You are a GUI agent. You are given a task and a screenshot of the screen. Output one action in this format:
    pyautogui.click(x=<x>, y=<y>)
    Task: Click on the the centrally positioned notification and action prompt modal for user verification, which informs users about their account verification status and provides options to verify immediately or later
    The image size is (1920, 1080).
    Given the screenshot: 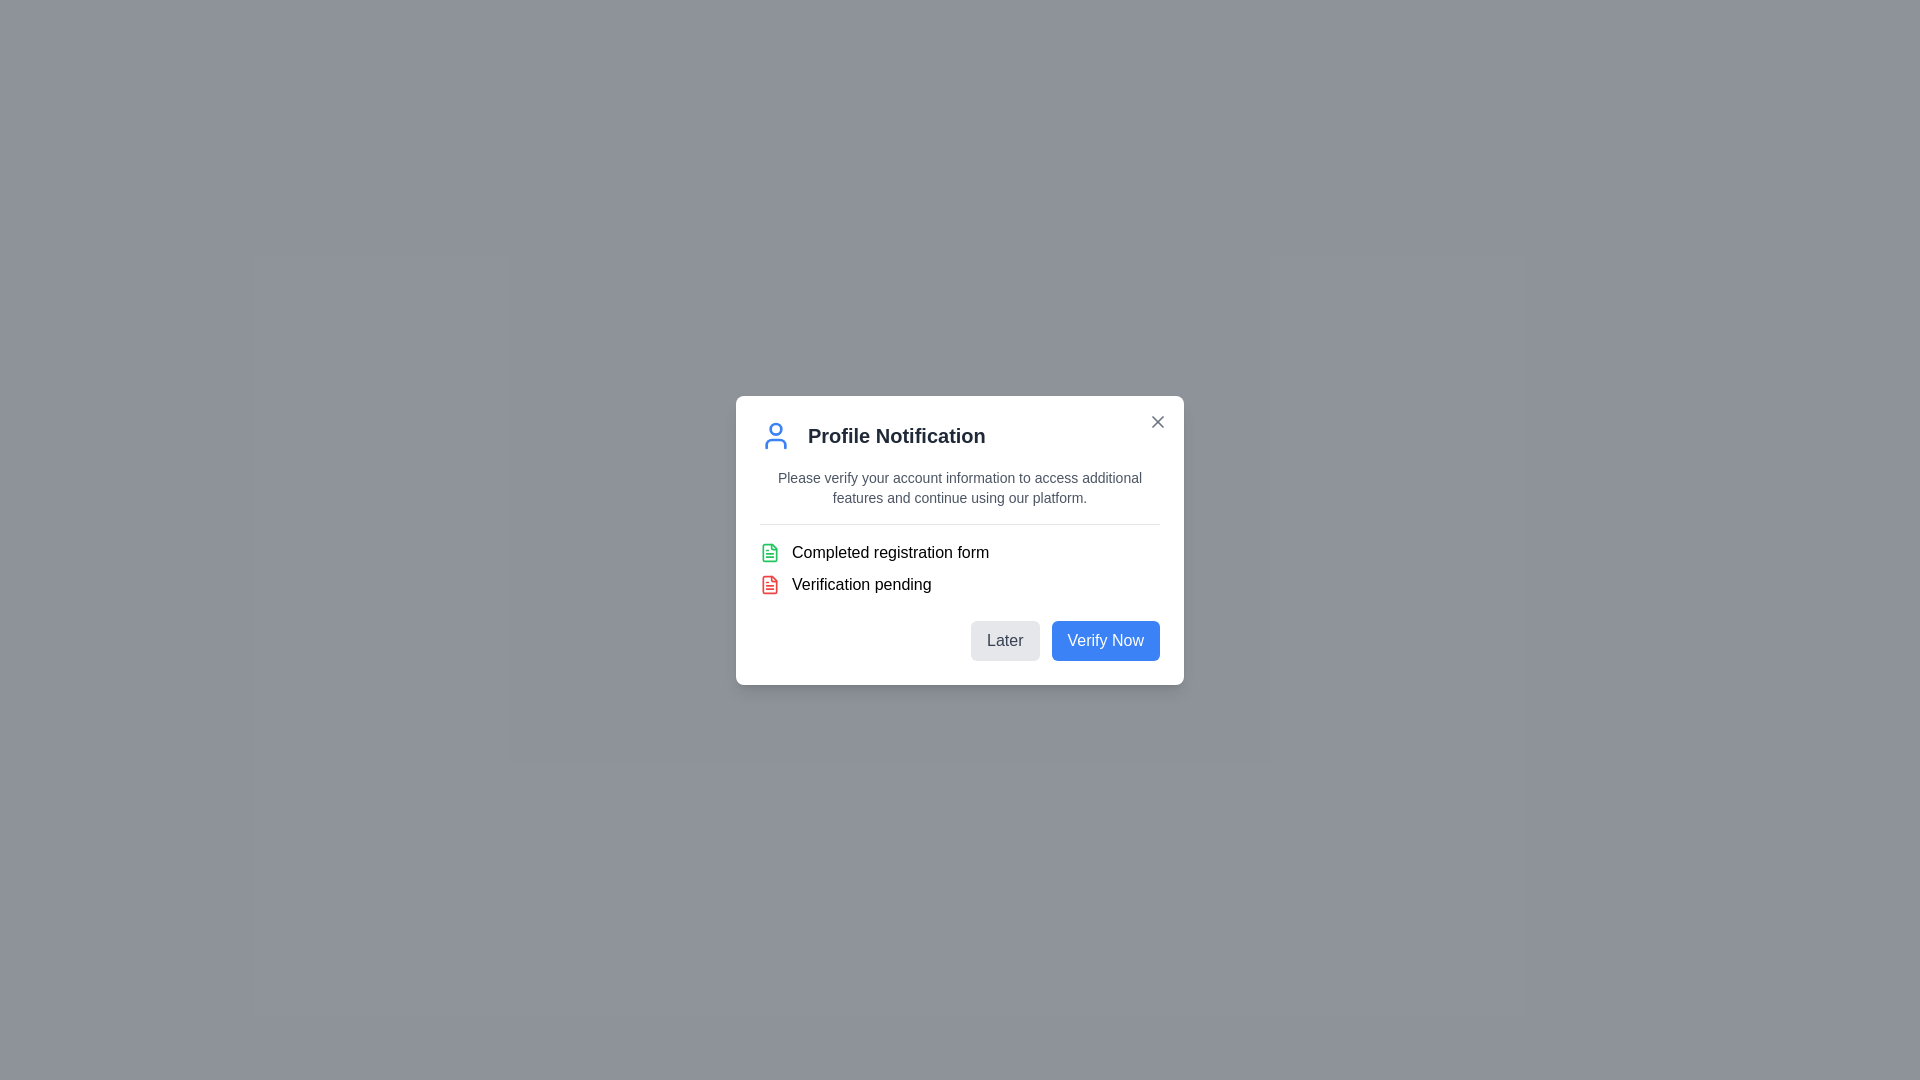 What is the action you would take?
    pyautogui.click(x=960, y=540)
    